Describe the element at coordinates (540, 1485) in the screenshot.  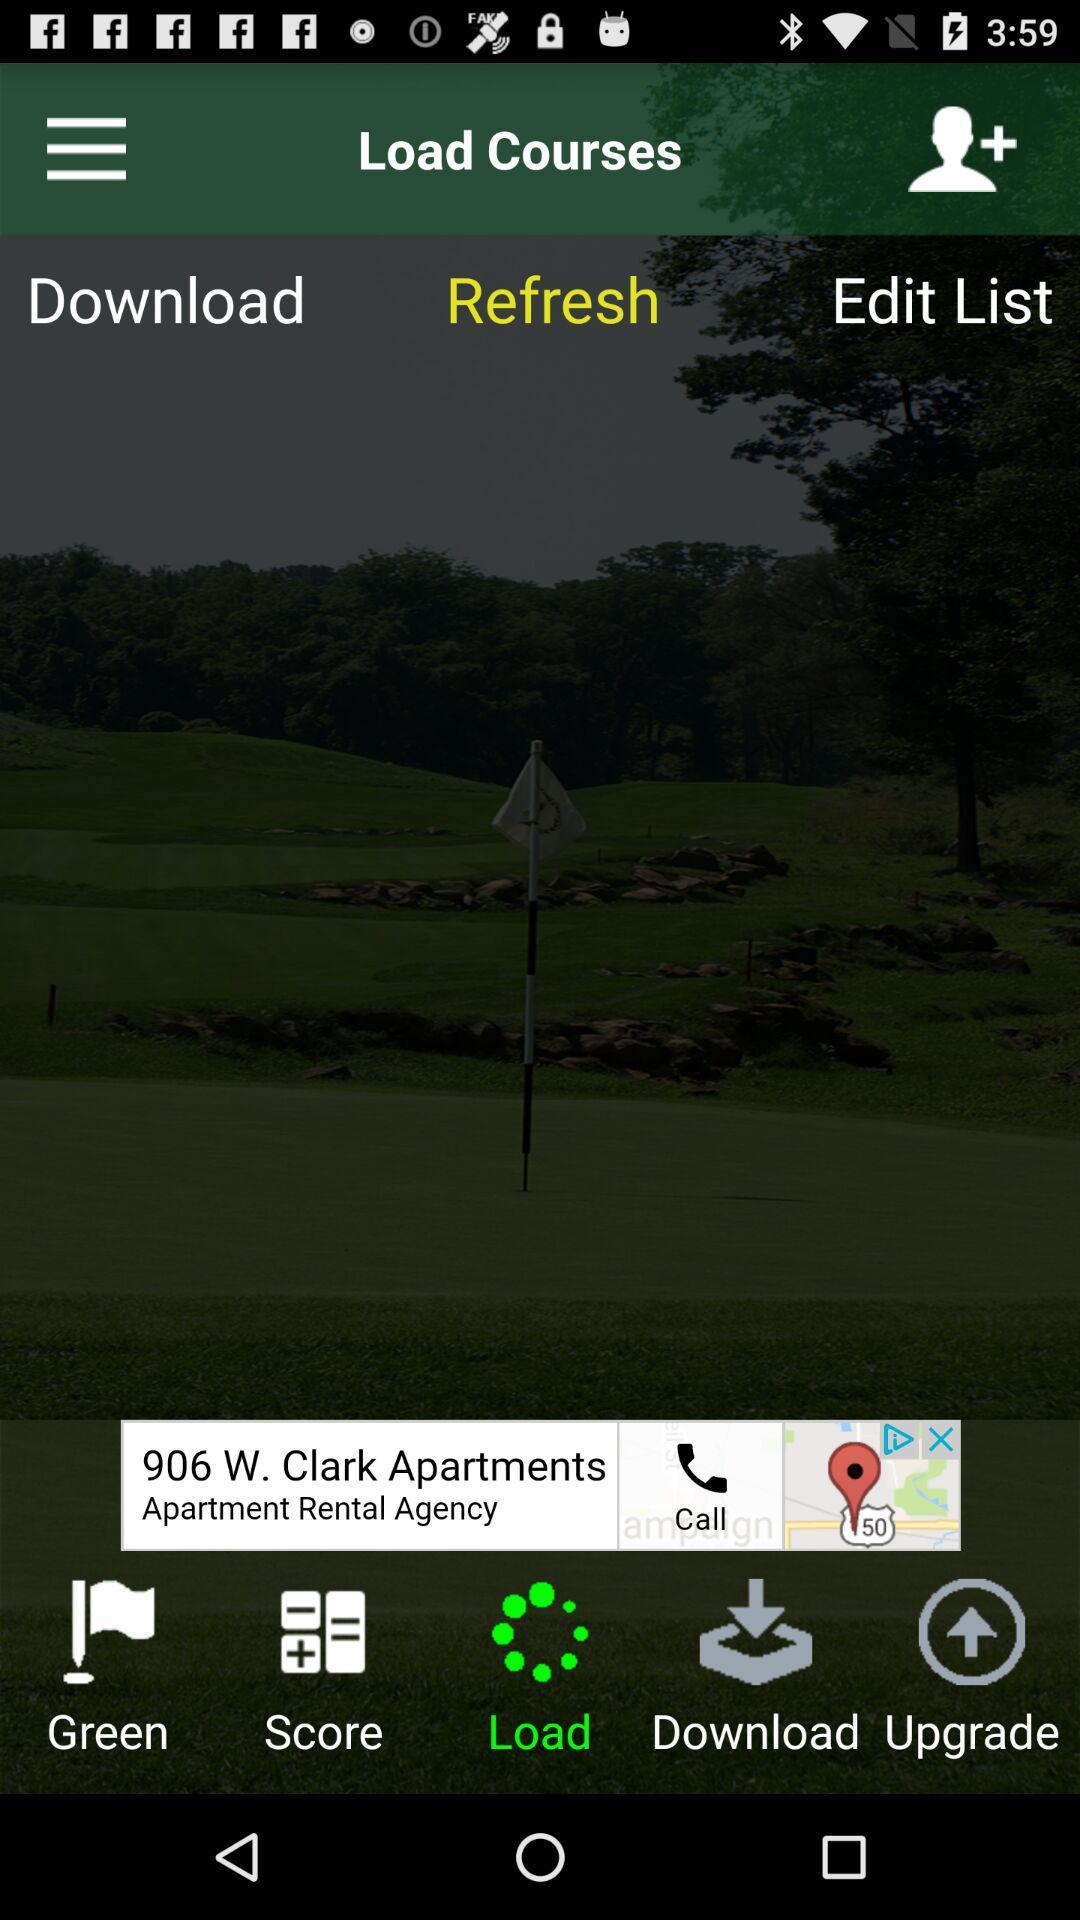
I see `advertisement` at that location.